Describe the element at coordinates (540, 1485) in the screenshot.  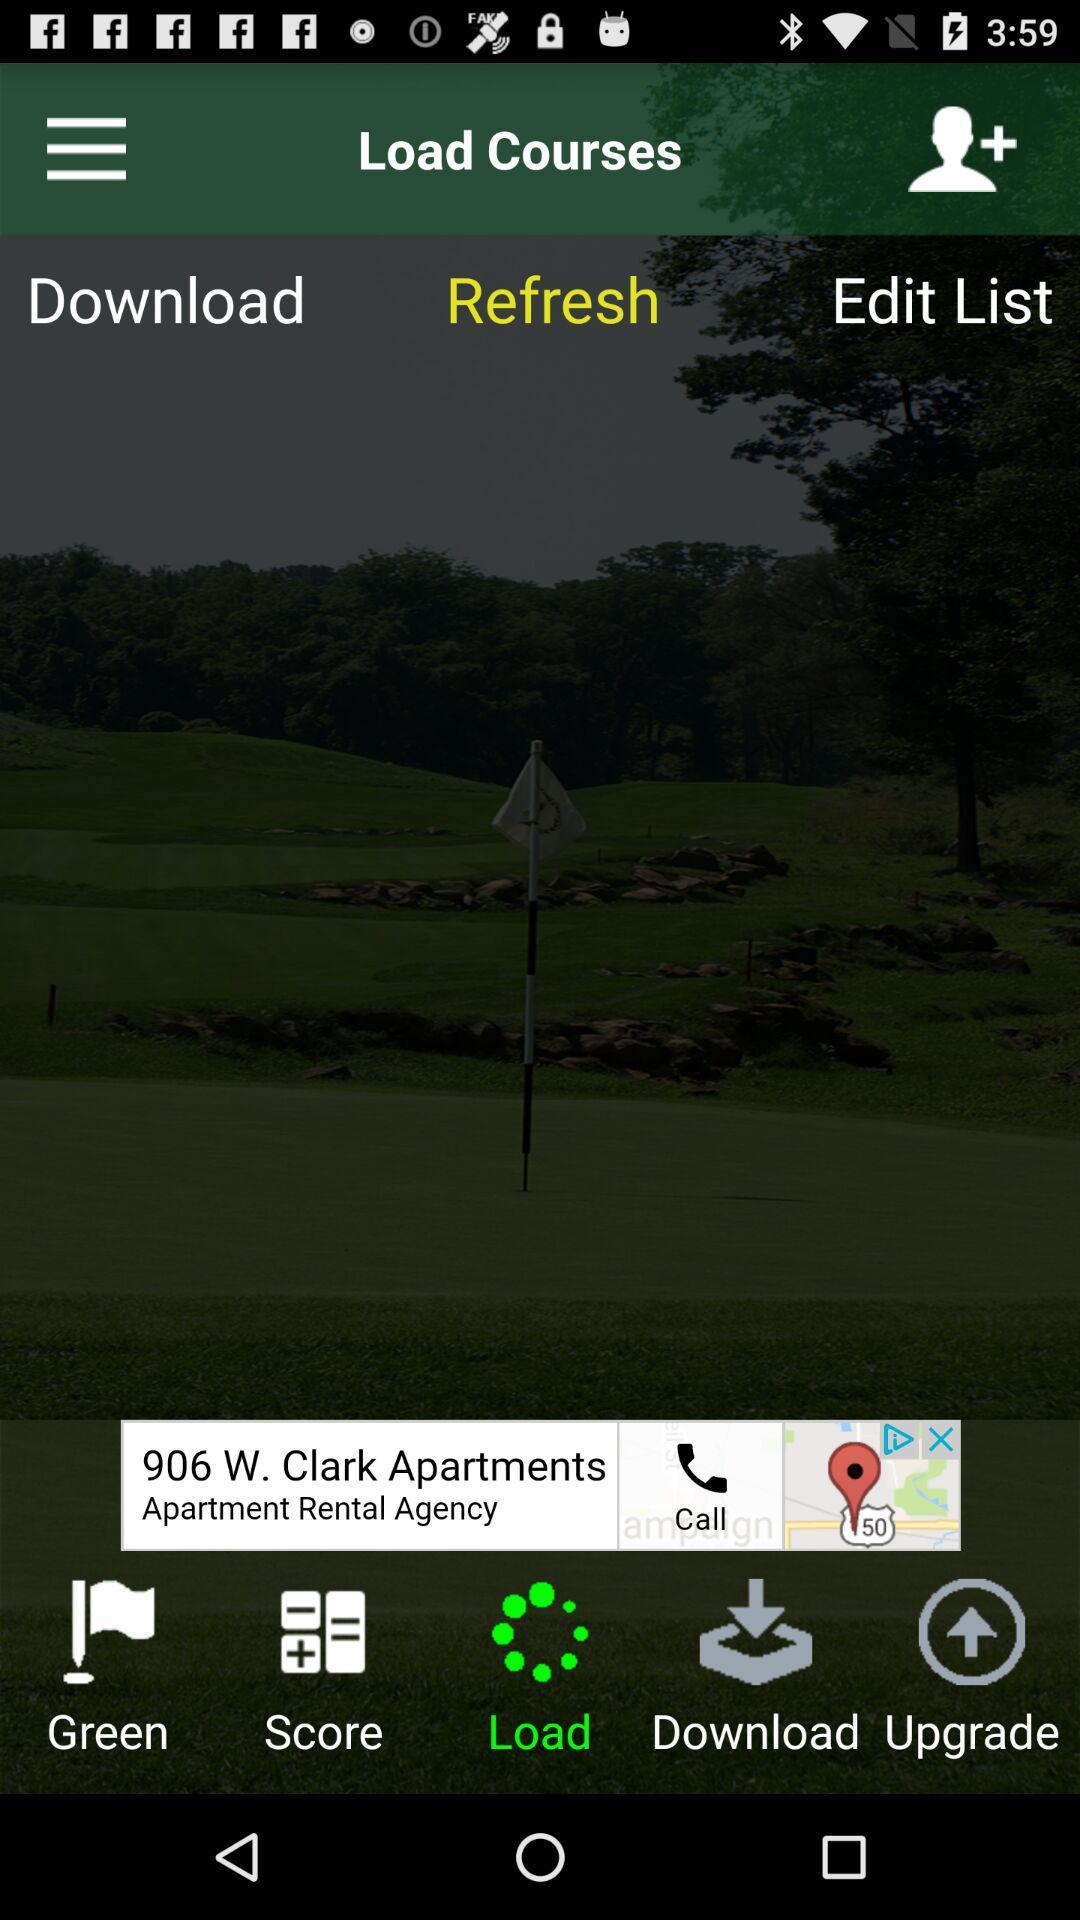
I see `advertisement` at that location.